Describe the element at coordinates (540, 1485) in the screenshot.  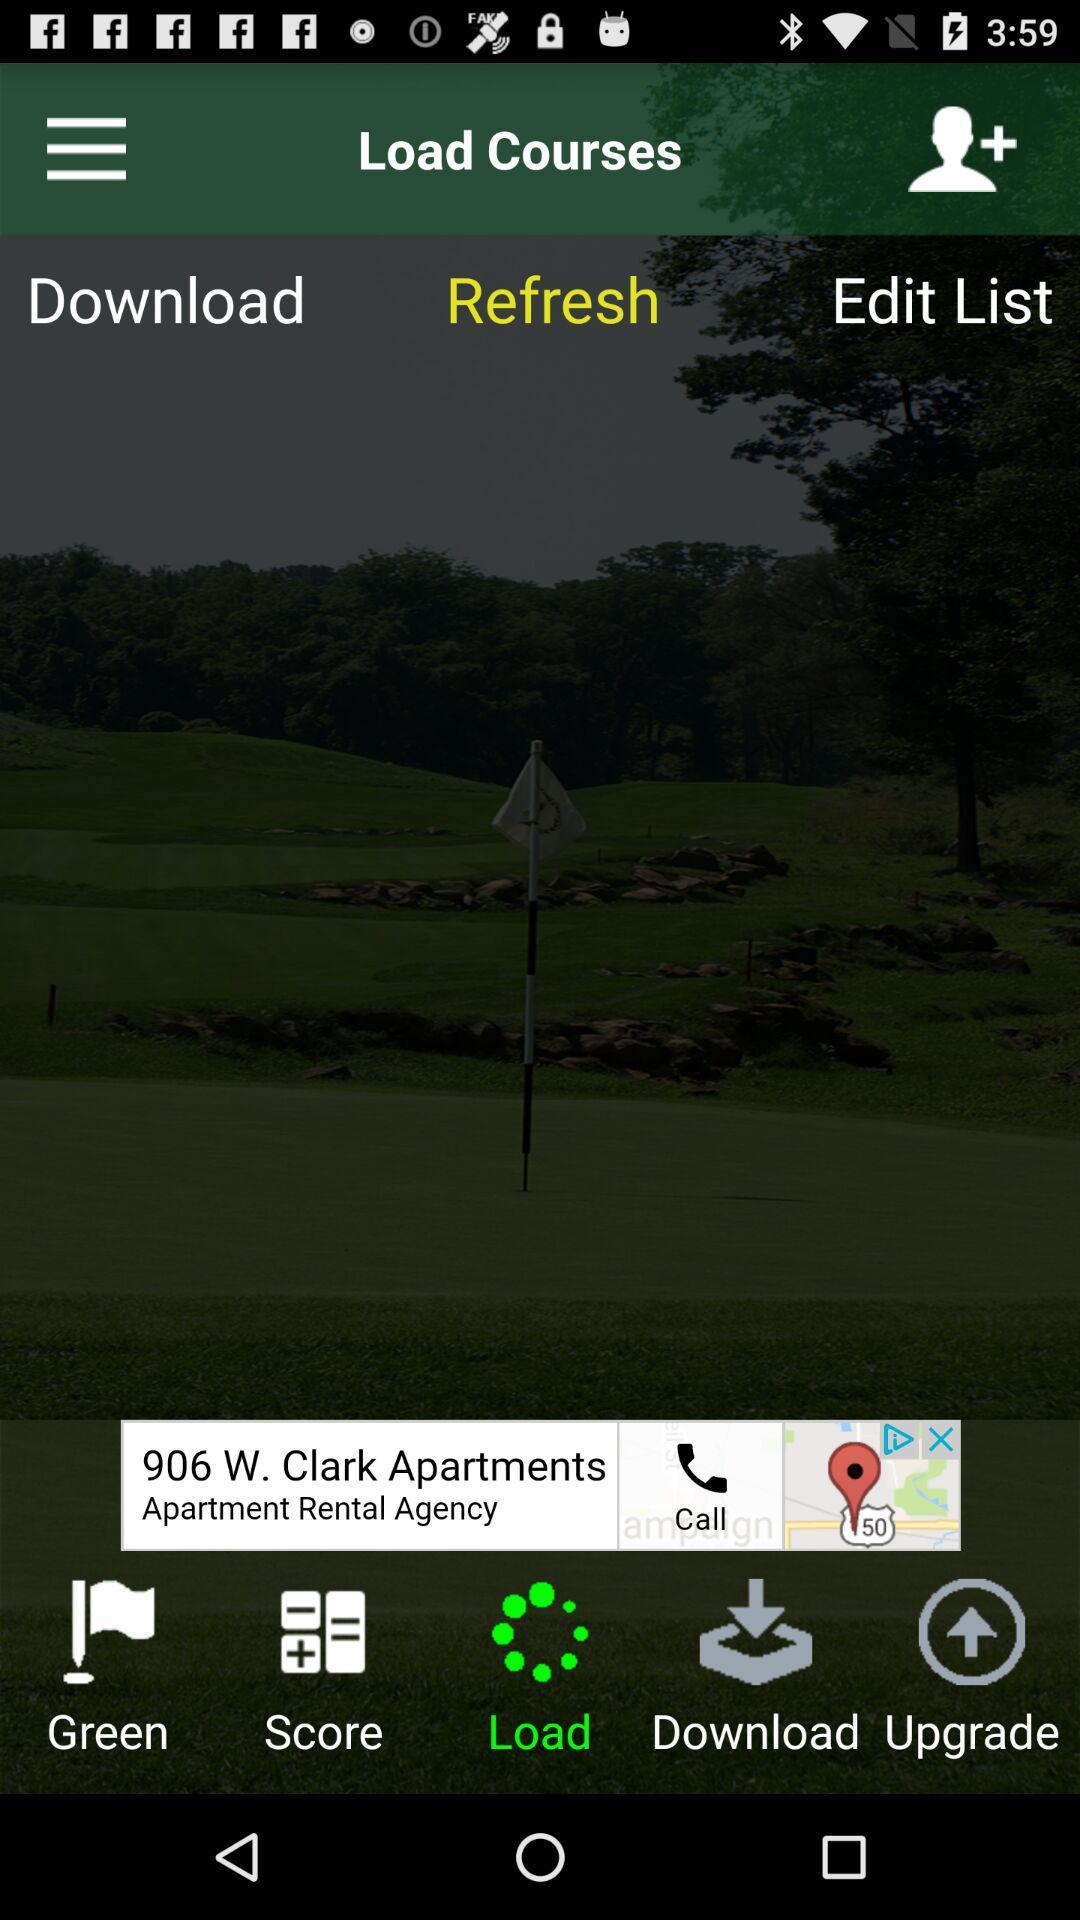
I see `advertisement` at that location.